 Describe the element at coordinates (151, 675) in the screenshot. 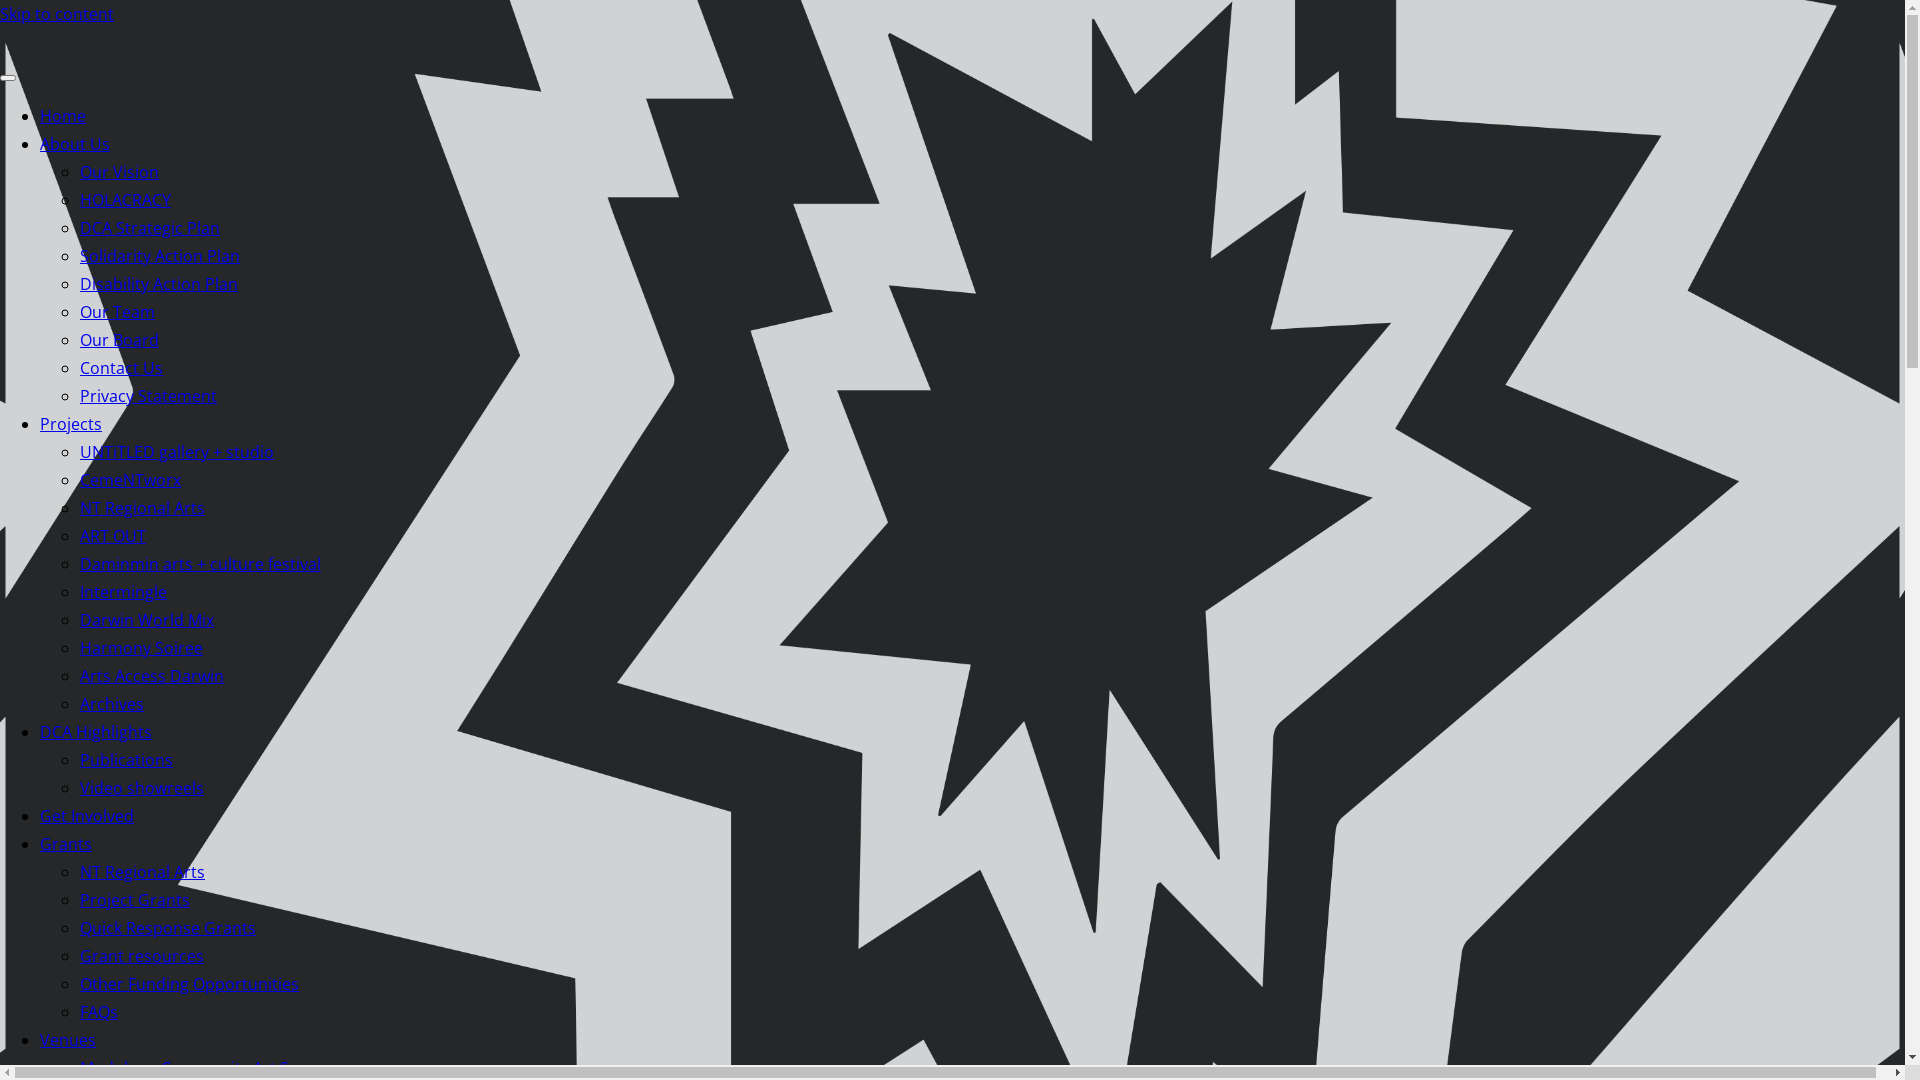

I see `'Arts Access Darwin'` at that location.